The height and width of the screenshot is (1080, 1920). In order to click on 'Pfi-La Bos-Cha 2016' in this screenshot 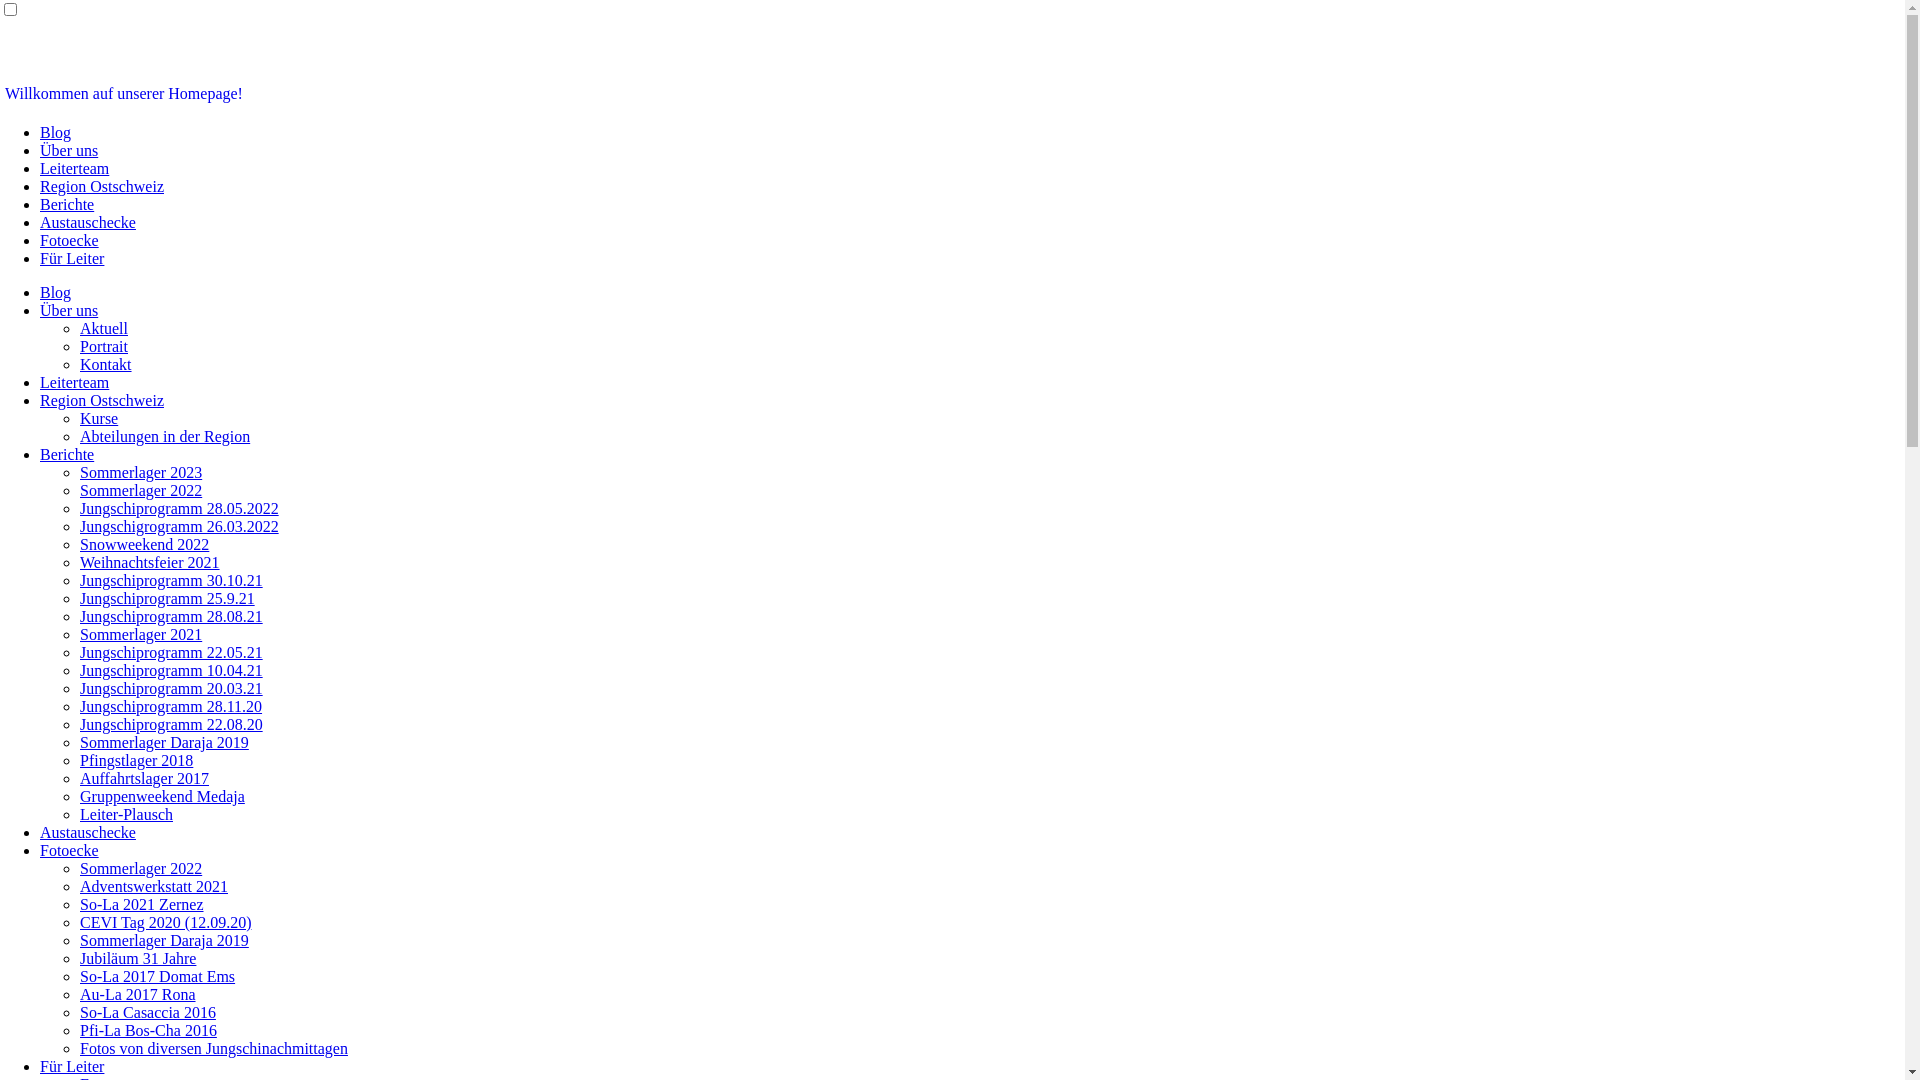, I will do `click(147, 1030)`.